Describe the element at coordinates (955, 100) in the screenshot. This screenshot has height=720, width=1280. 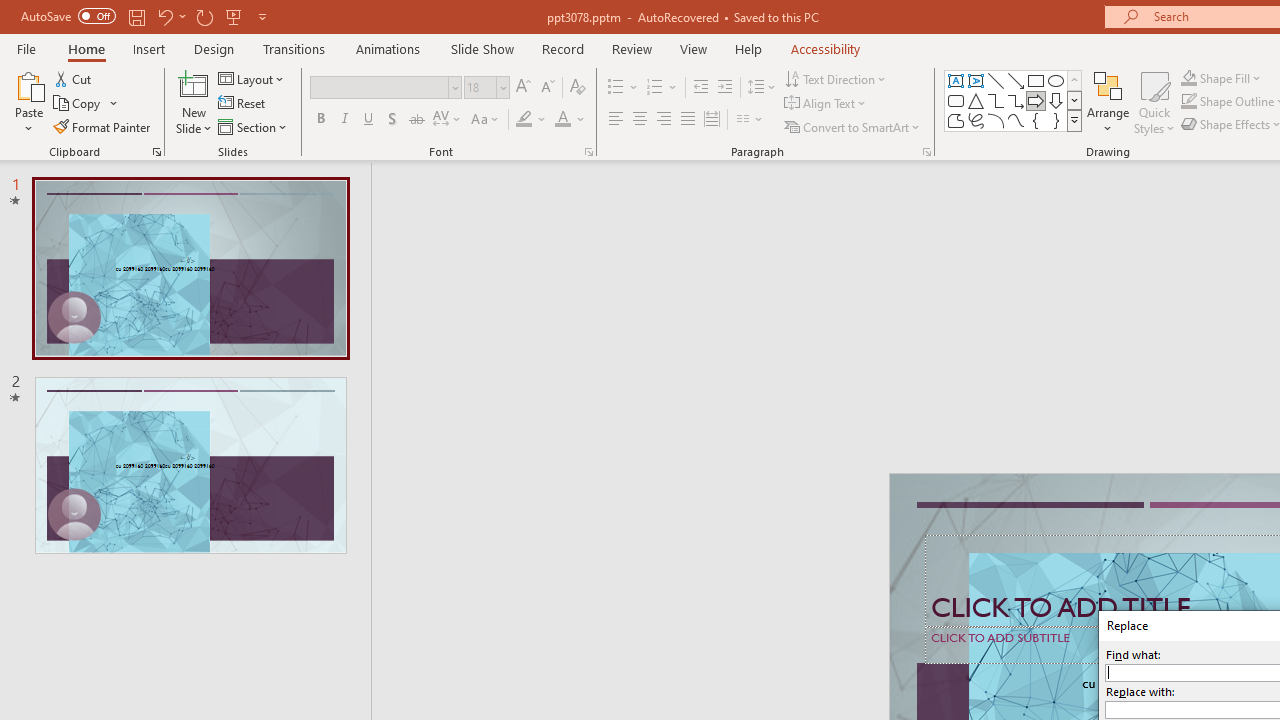
I see `'Rectangle: Rounded Corners'` at that location.